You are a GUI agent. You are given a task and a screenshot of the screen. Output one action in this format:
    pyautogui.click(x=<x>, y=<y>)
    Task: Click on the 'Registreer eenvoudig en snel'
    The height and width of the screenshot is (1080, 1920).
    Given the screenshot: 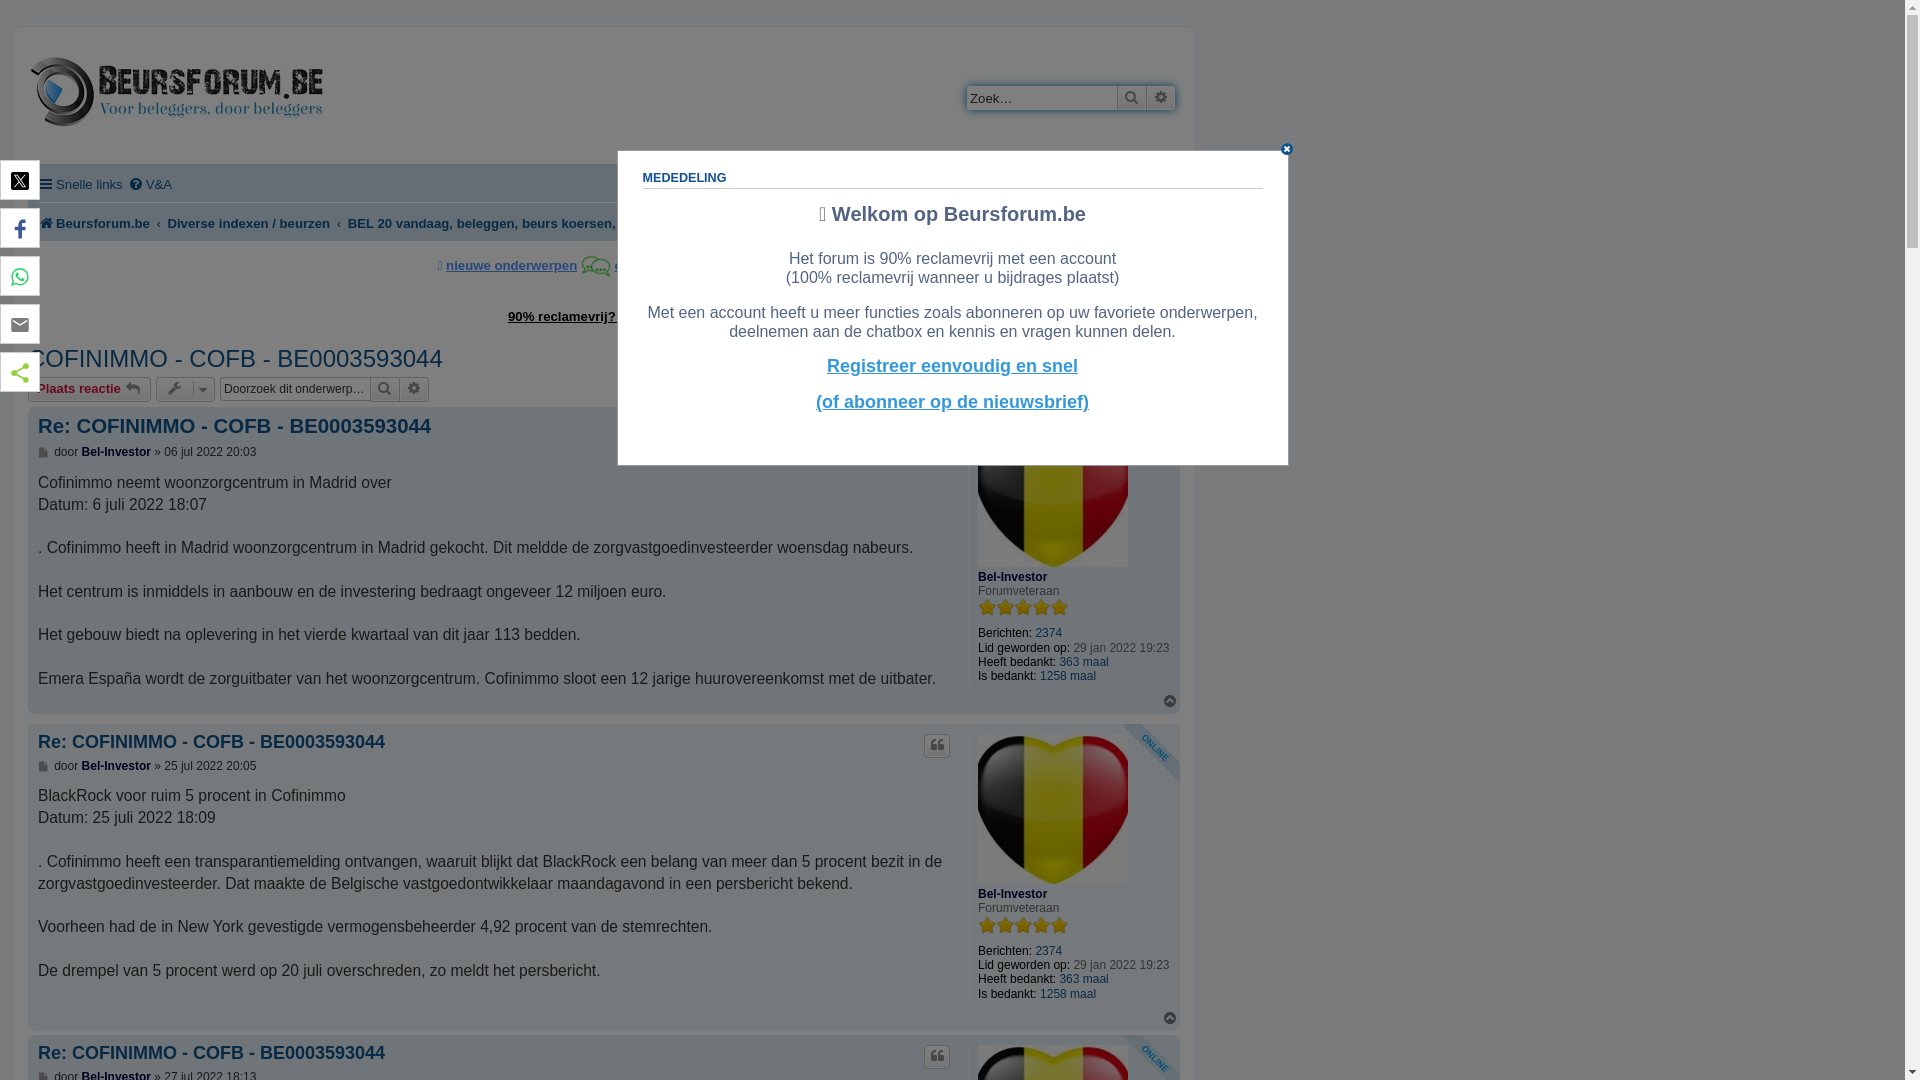 What is the action you would take?
    pyautogui.click(x=951, y=366)
    